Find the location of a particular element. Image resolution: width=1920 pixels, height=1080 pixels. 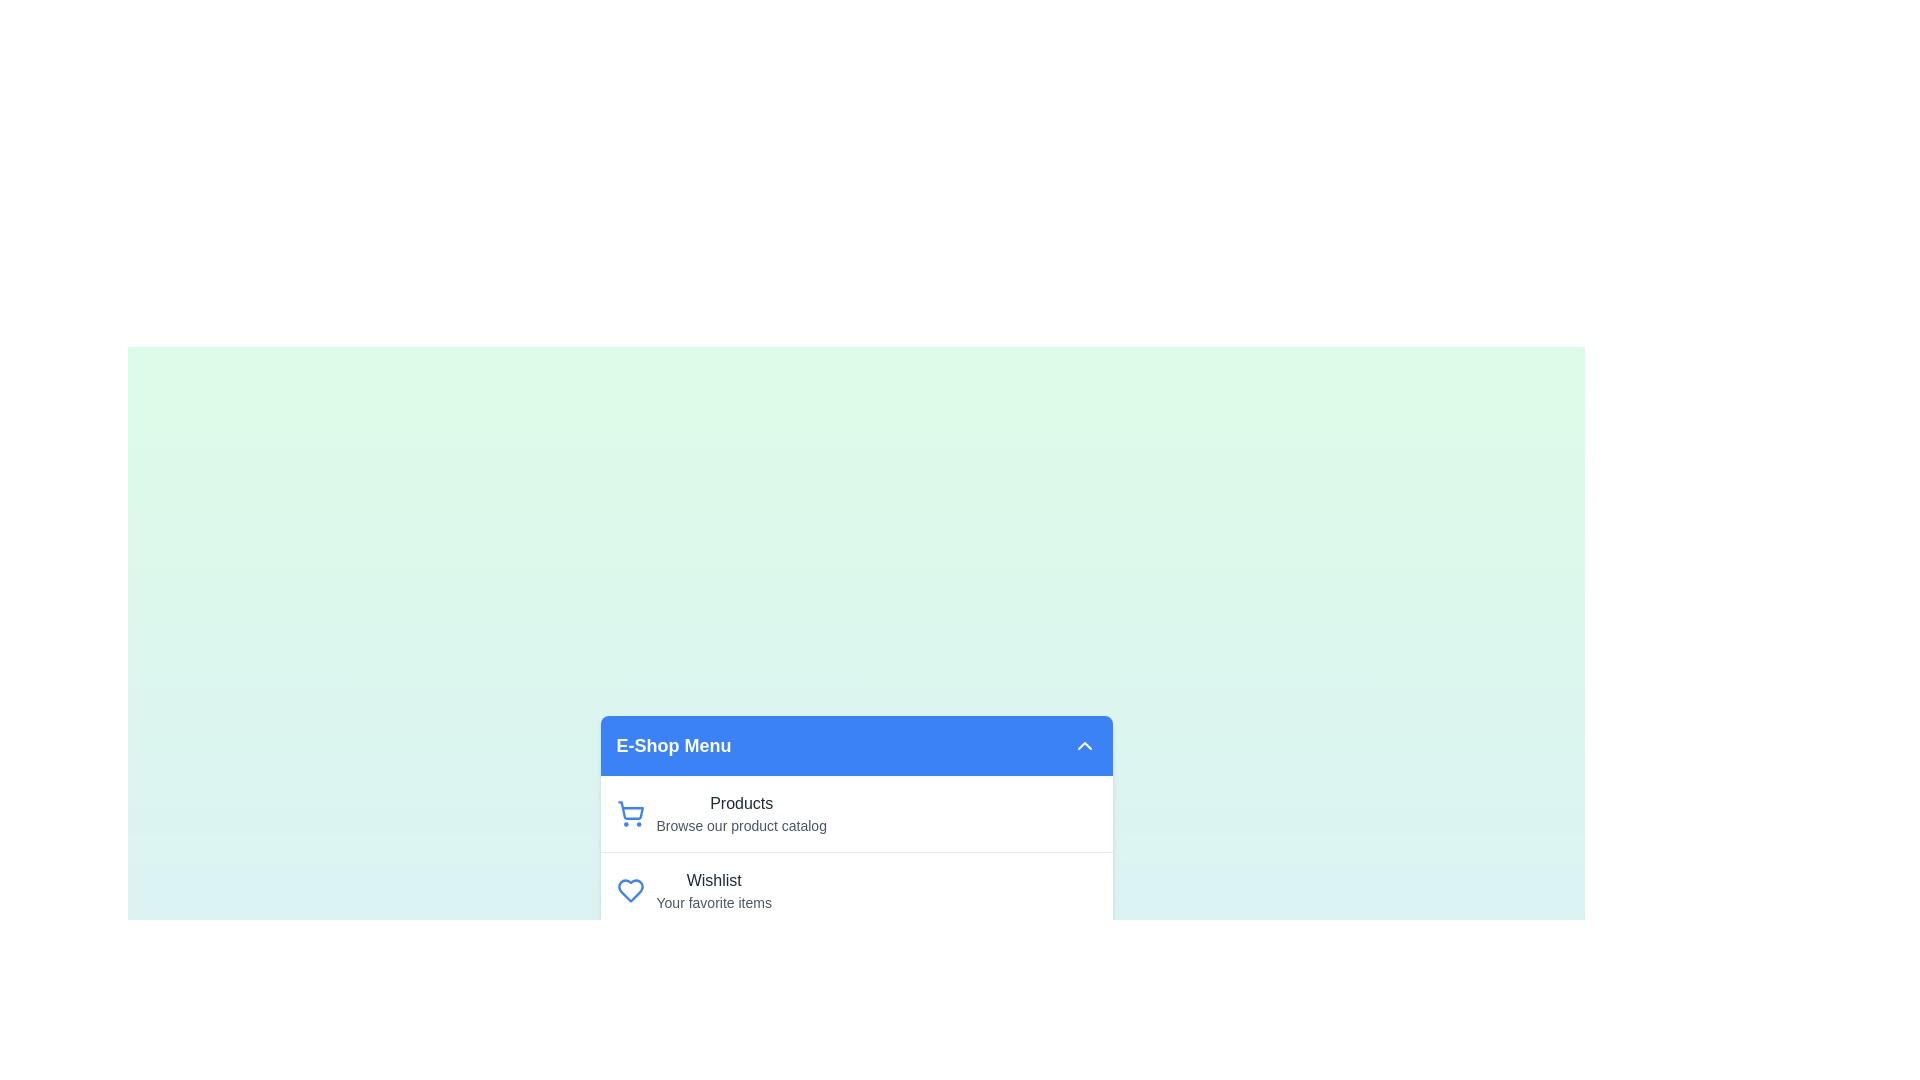

the menu item Wishlist from the EcommerceFeatureMenu is located at coordinates (714, 879).